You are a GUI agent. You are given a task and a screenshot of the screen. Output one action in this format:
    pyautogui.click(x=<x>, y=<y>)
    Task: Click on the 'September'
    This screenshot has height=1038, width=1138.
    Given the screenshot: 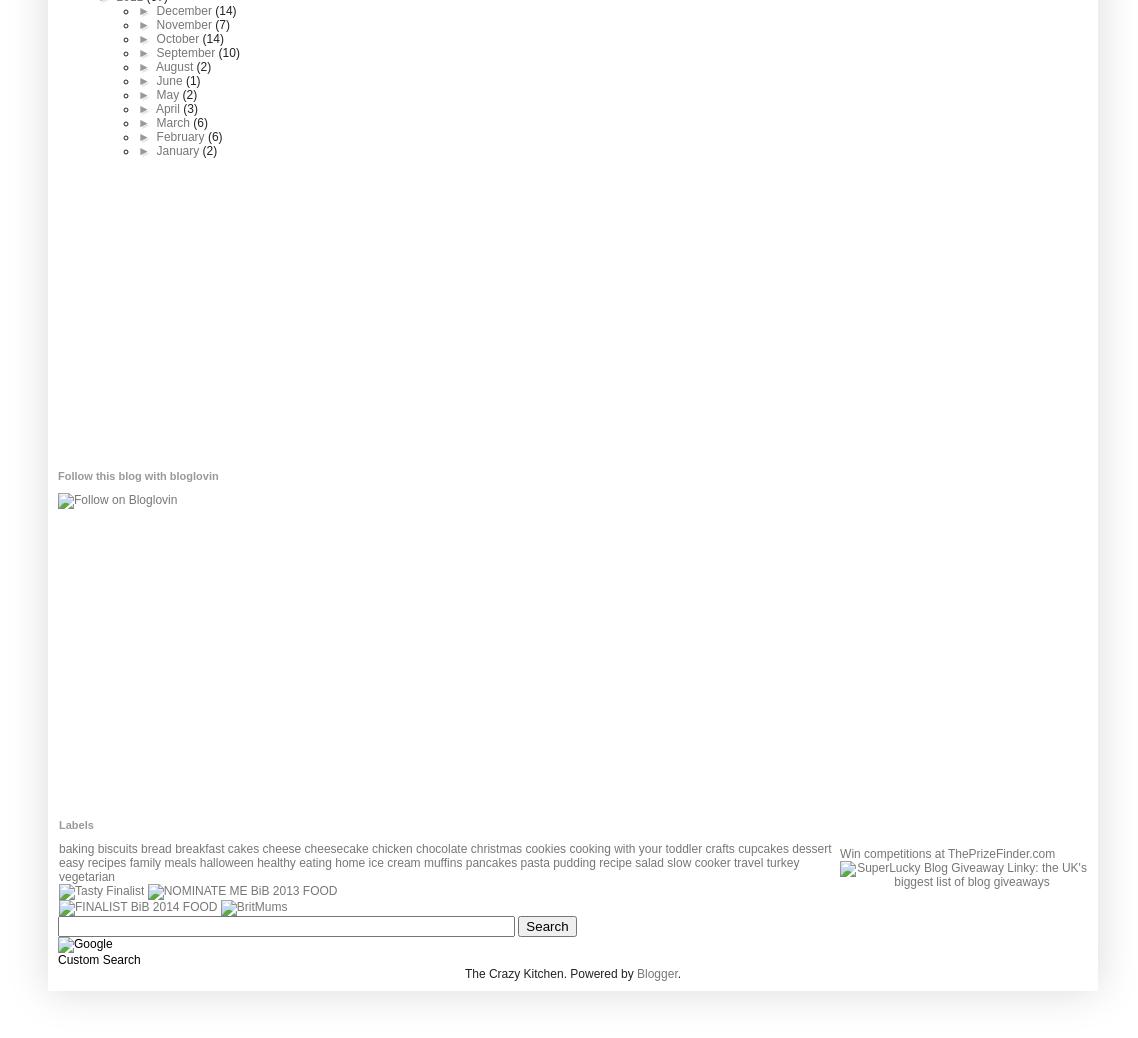 What is the action you would take?
    pyautogui.click(x=185, y=52)
    